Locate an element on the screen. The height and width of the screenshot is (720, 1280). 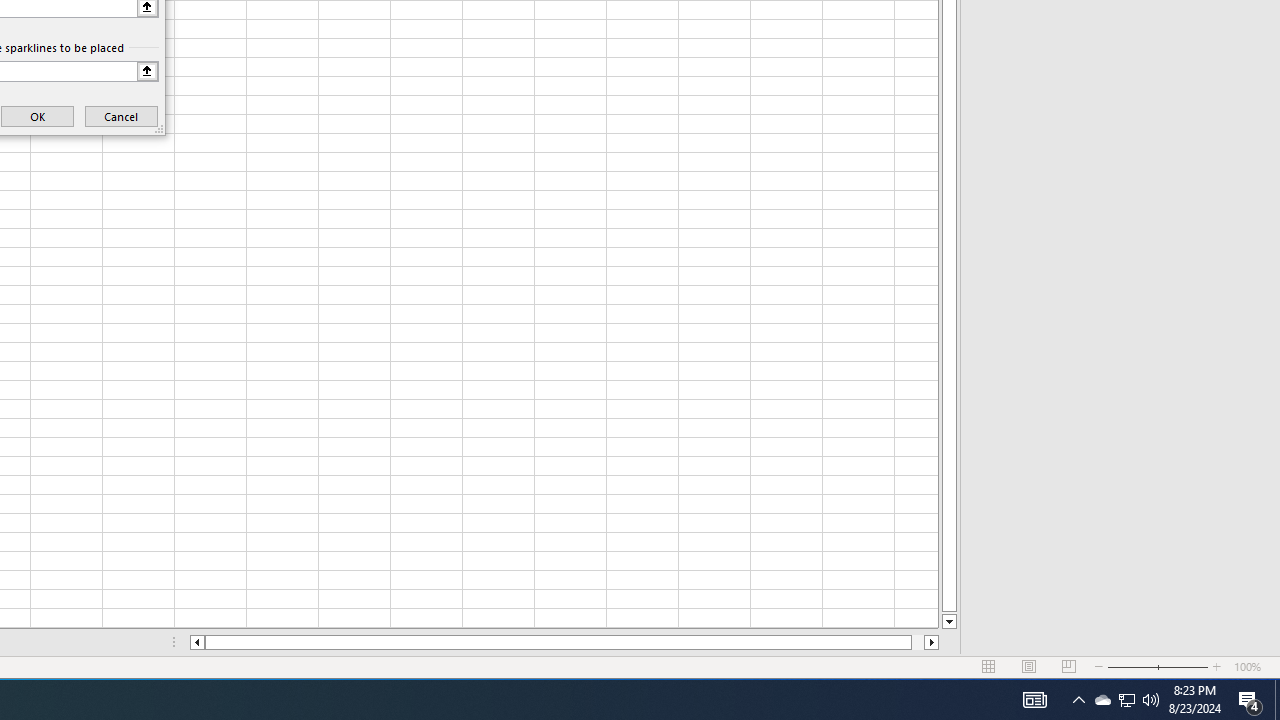
'Page right' is located at coordinates (916, 642).